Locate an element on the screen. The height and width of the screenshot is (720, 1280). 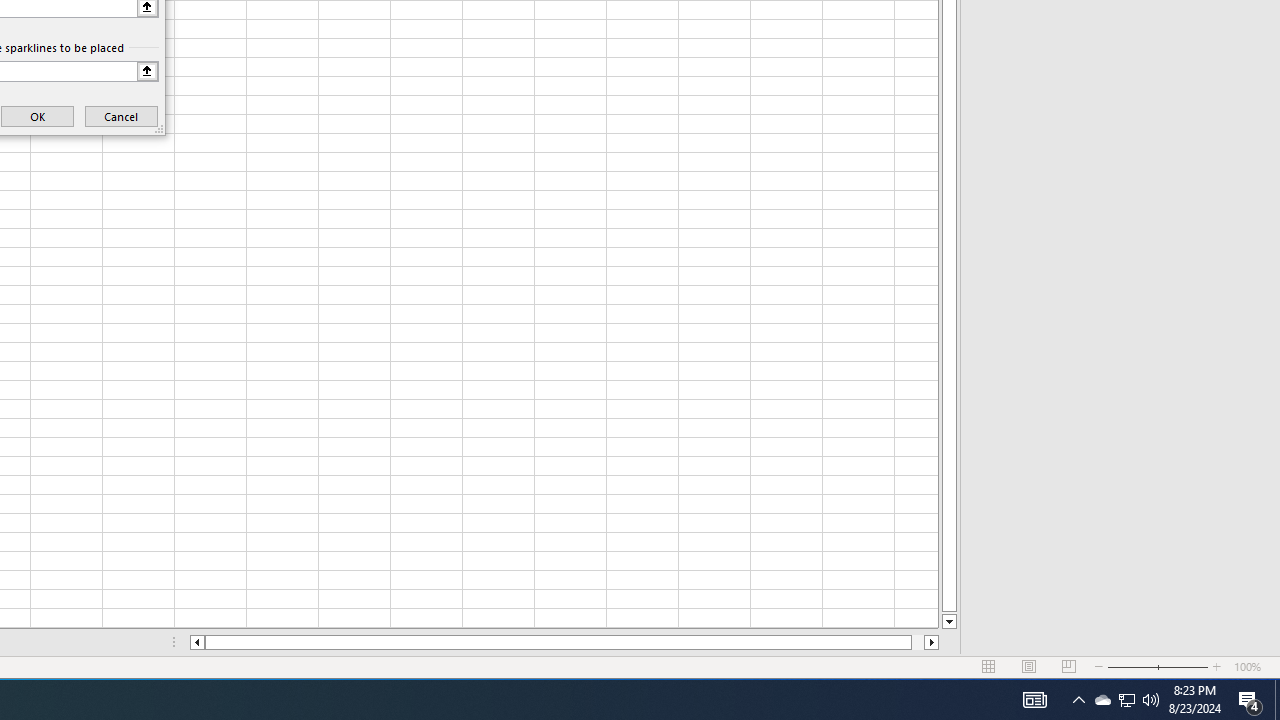
'Page right' is located at coordinates (916, 642).